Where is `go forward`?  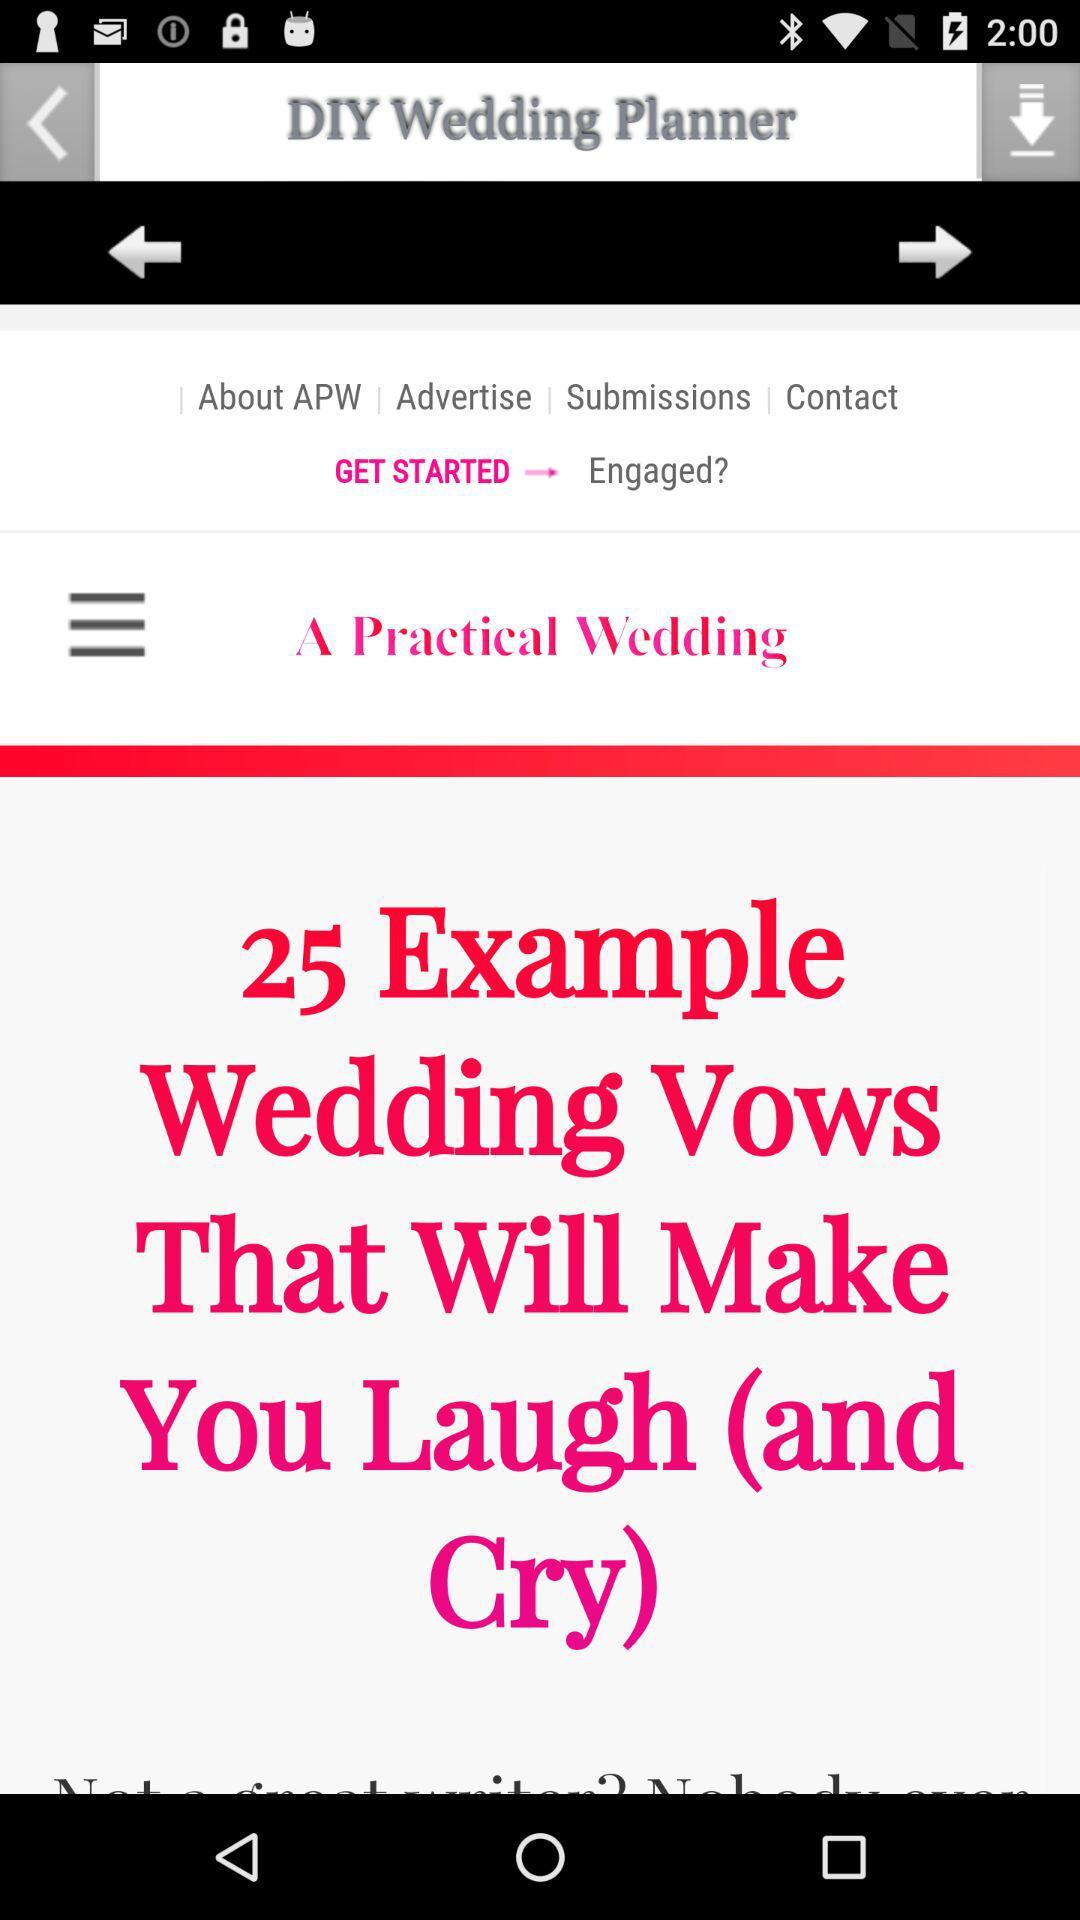 go forward is located at coordinates (935, 252).